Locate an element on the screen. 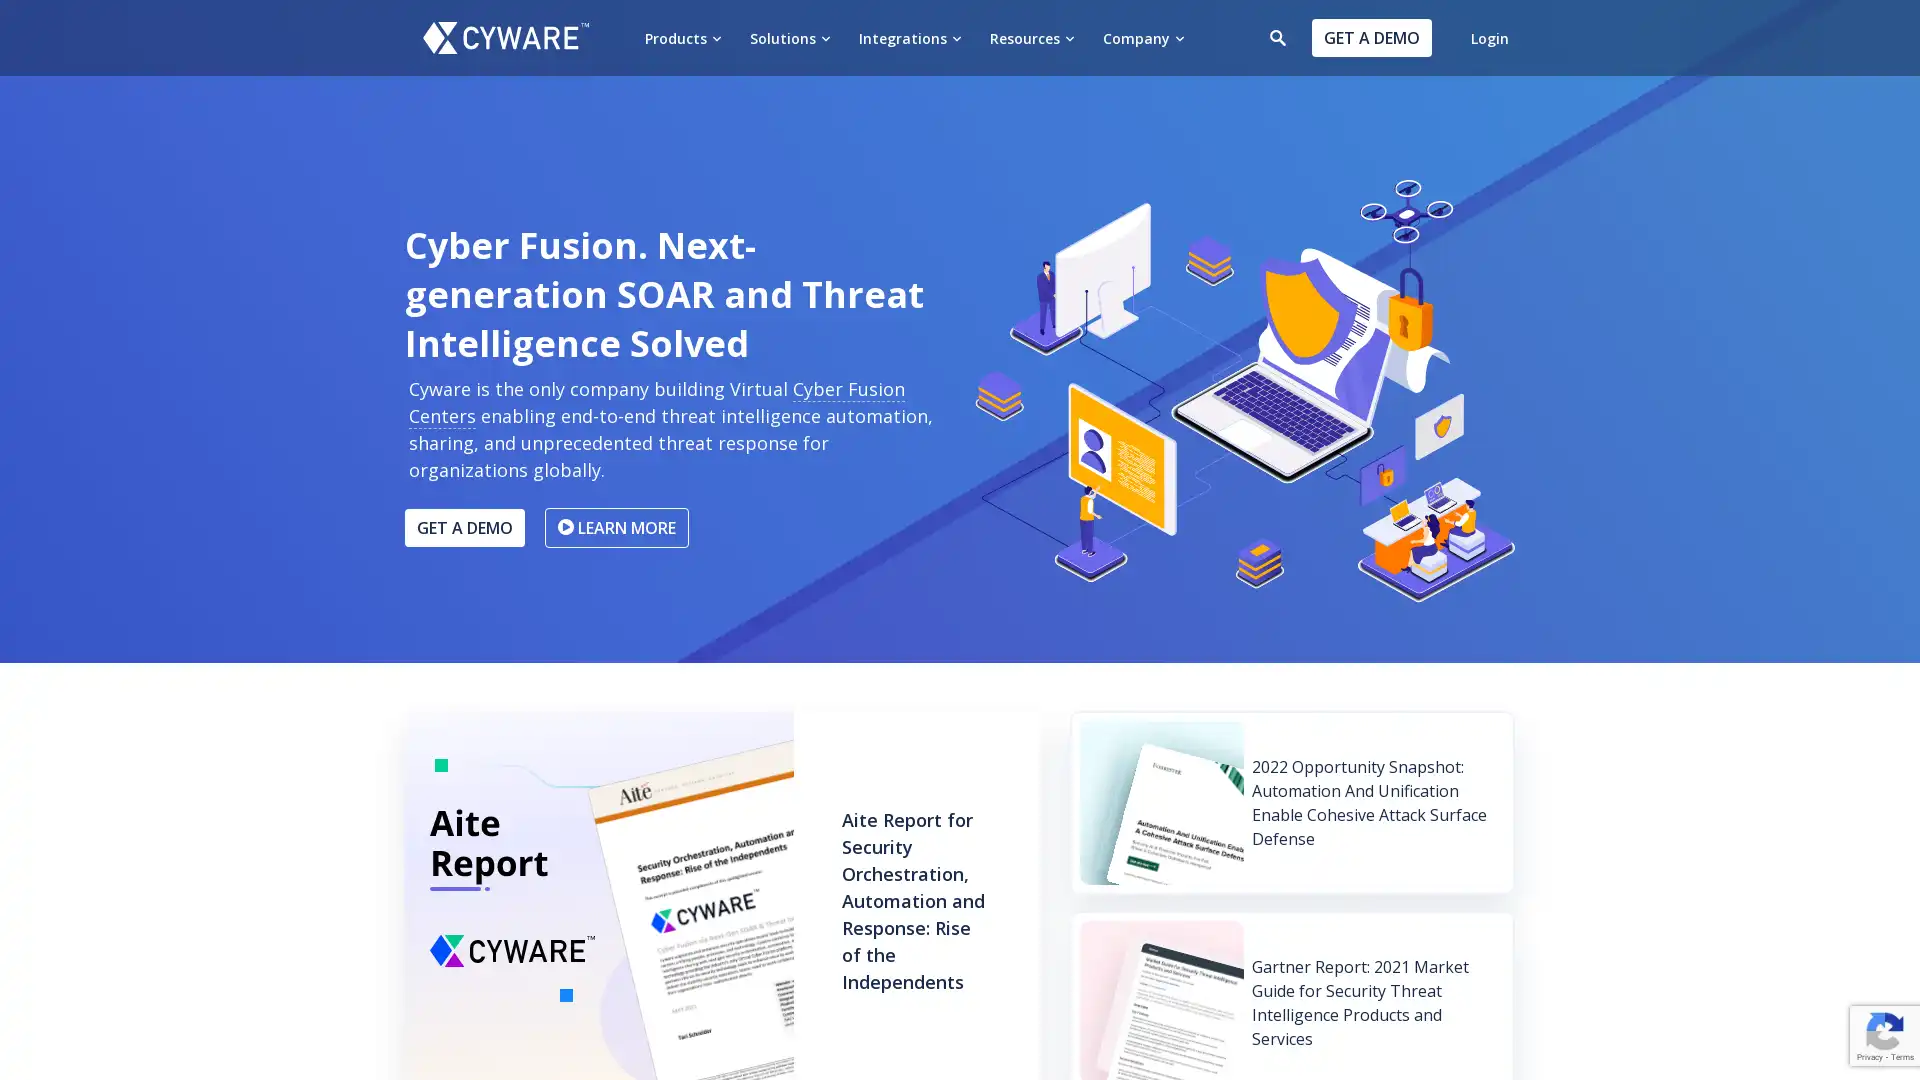 The image size is (1920, 1080). Solutions is located at coordinates (789, 37).